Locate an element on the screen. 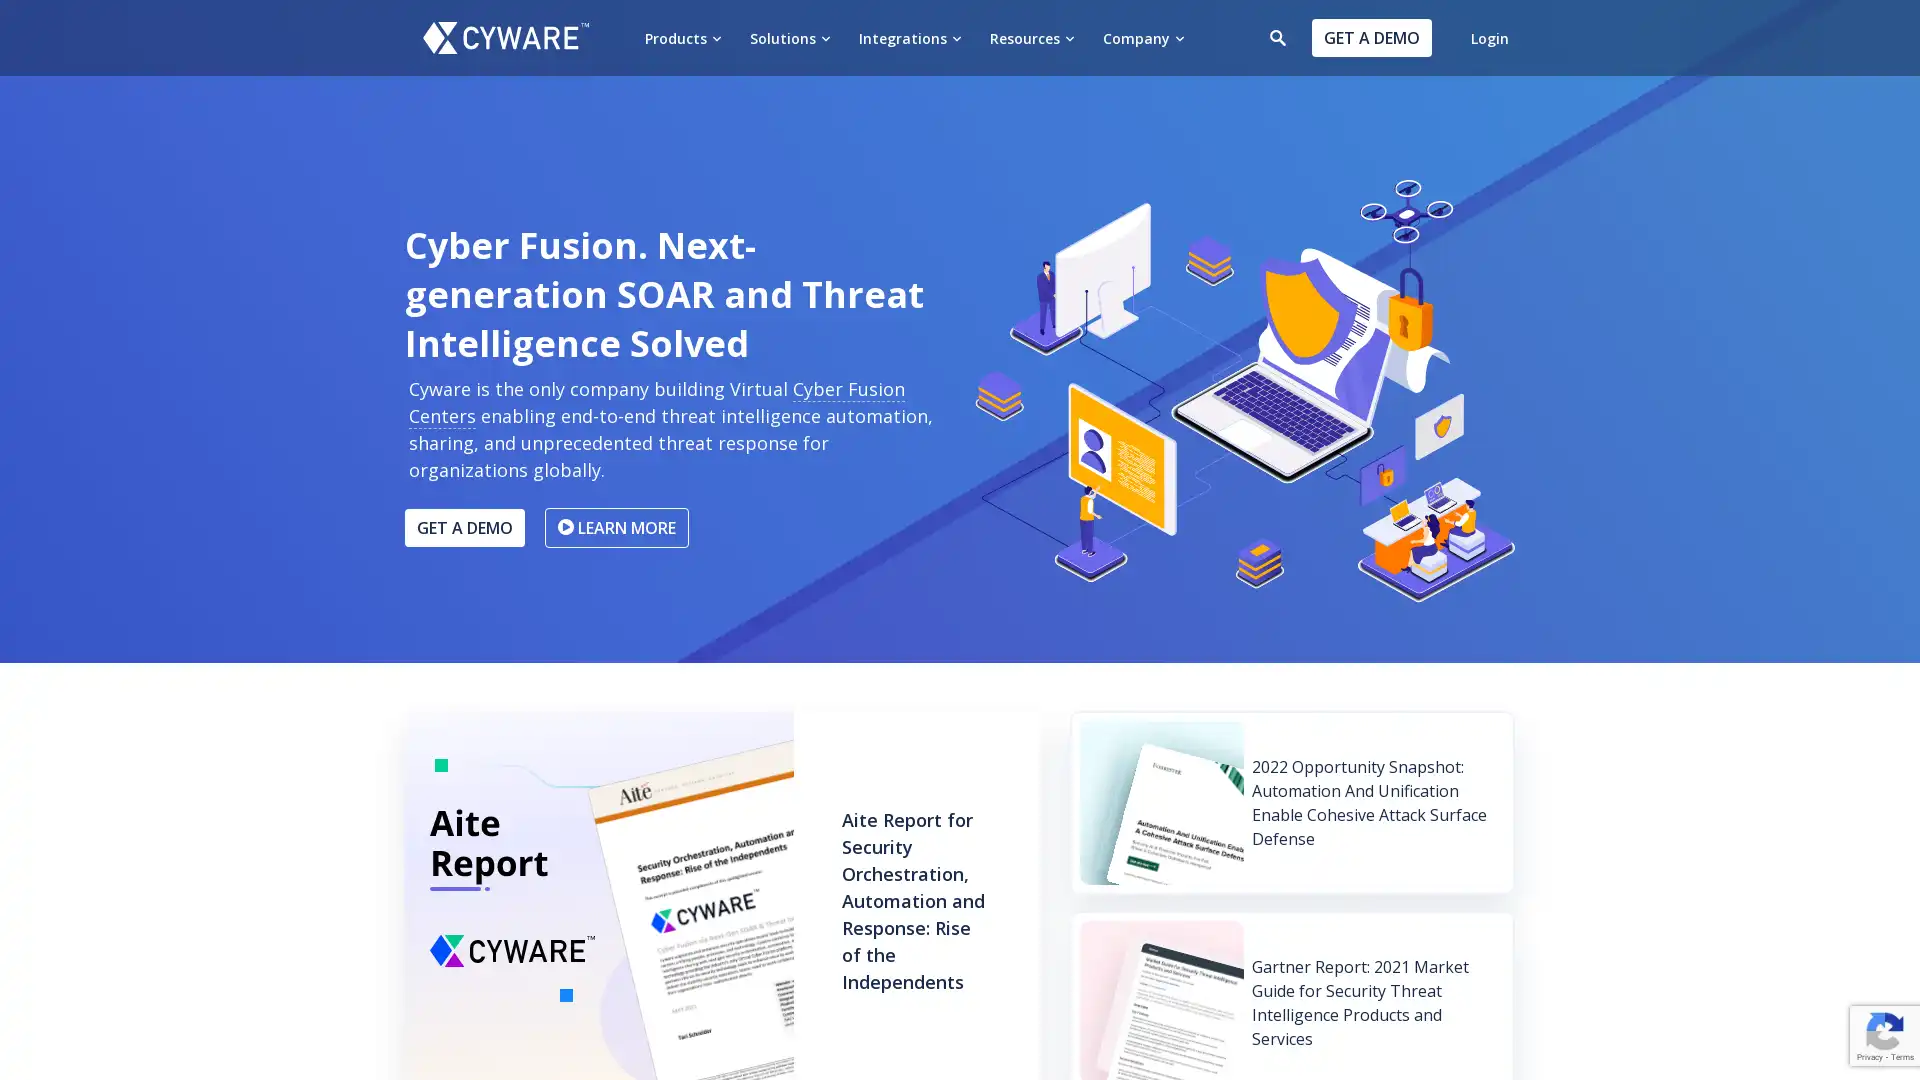 The image size is (1920, 1080). Solutions is located at coordinates (789, 37).